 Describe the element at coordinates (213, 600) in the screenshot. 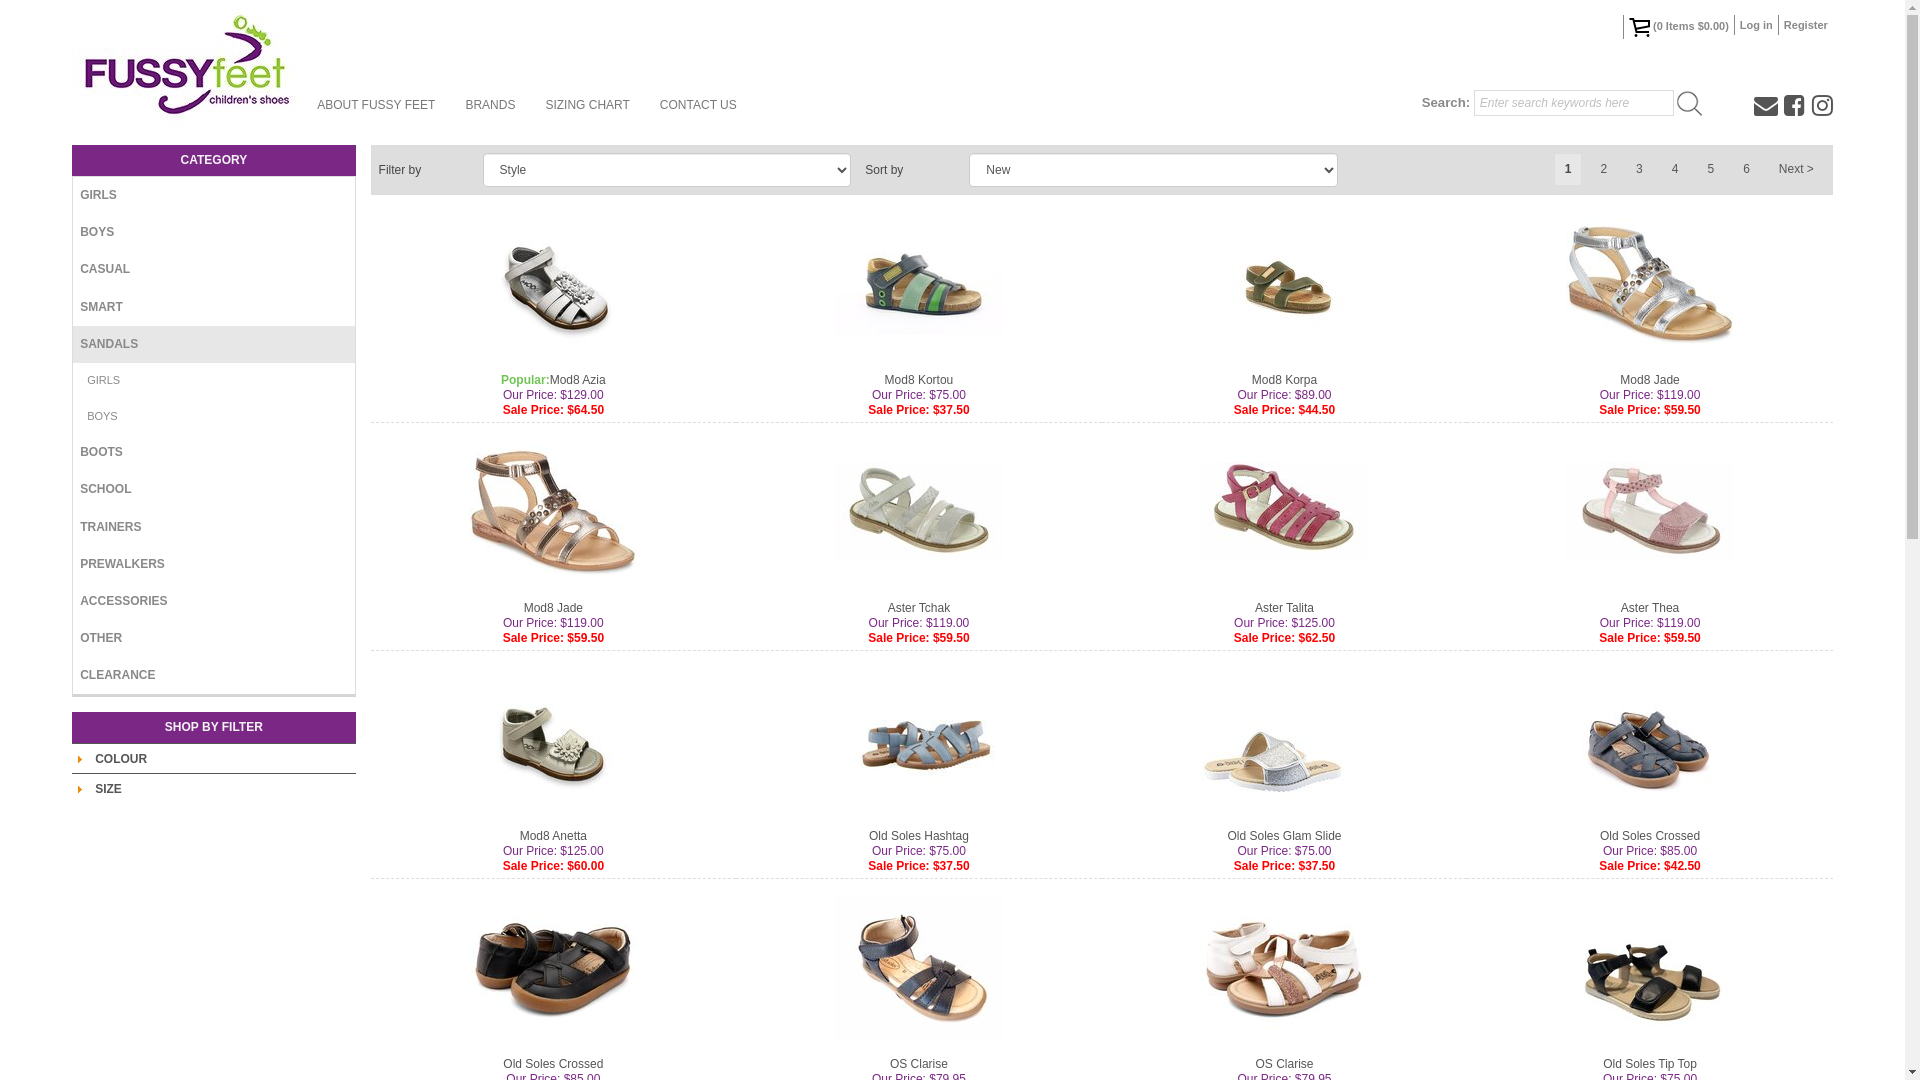

I see `'ACCESSORIES'` at that location.